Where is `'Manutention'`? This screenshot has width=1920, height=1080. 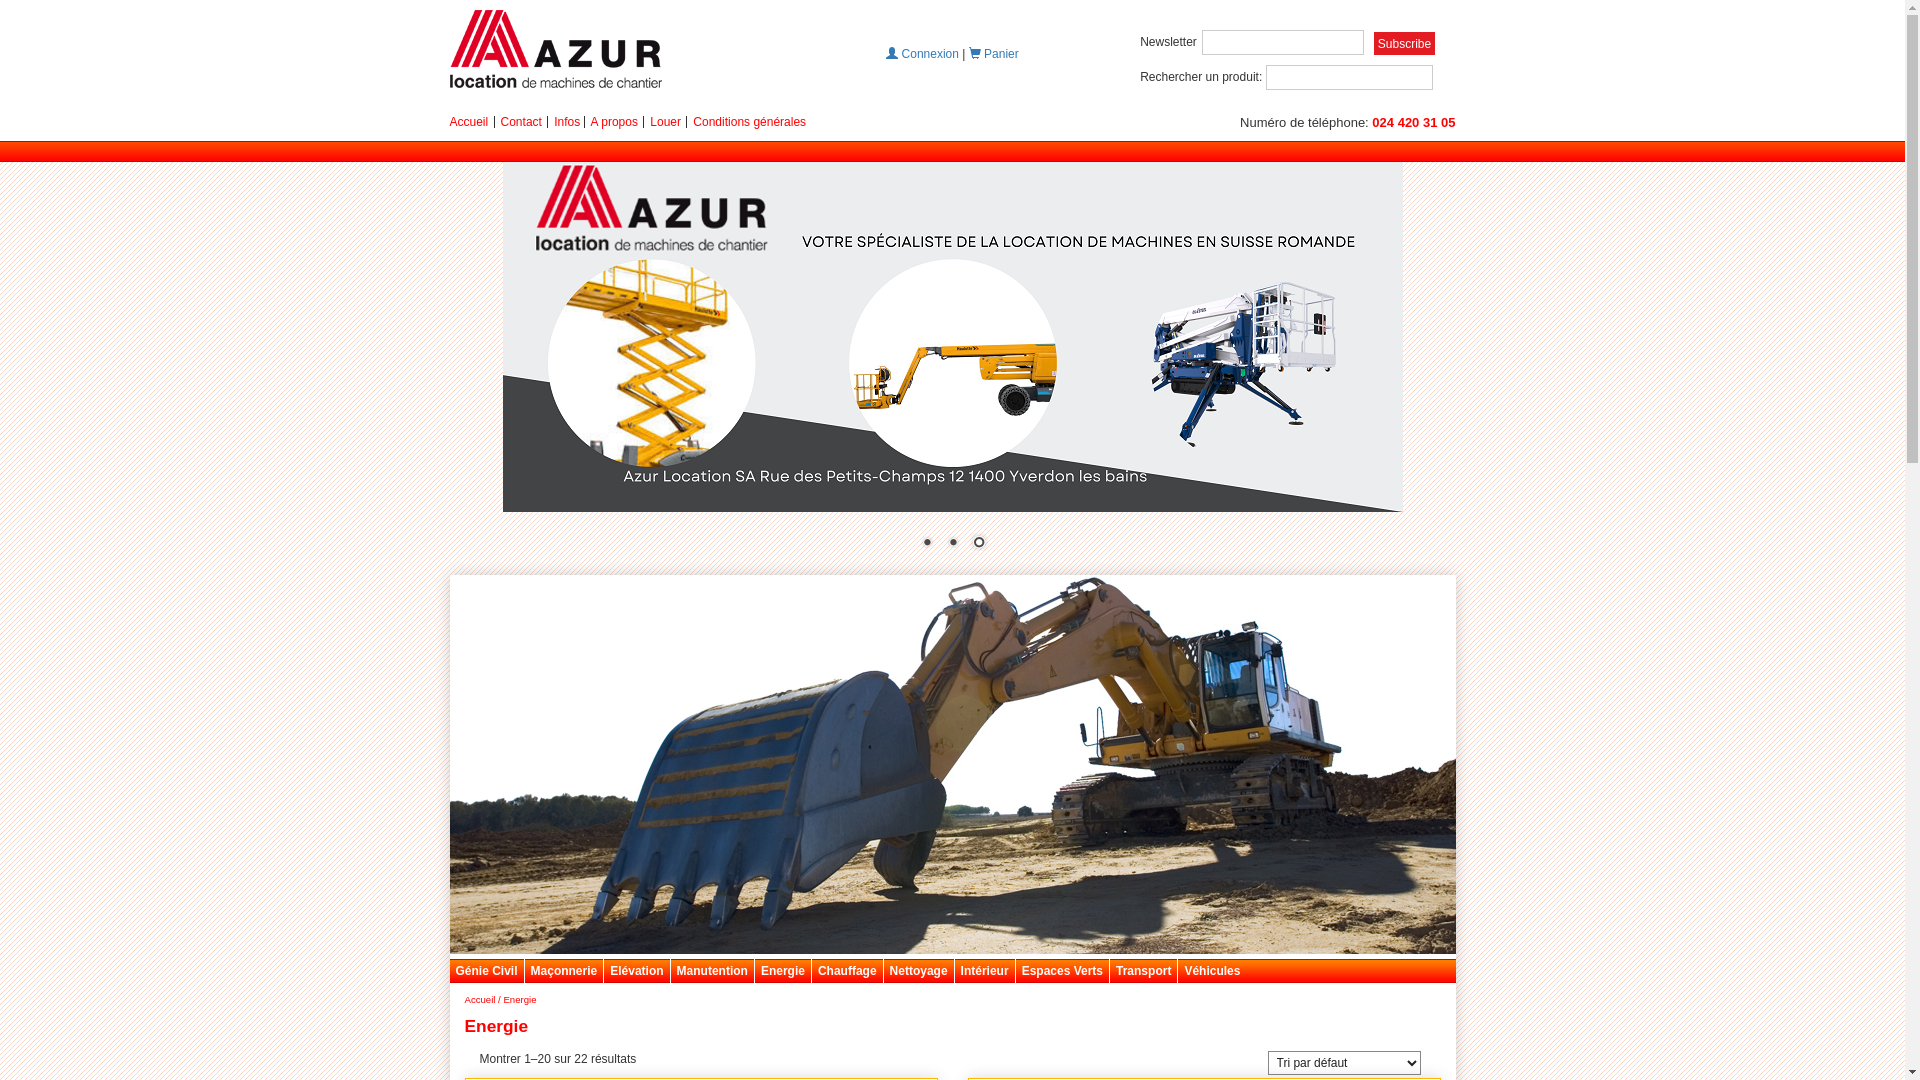
'Manutention' is located at coordinates (712, 971).